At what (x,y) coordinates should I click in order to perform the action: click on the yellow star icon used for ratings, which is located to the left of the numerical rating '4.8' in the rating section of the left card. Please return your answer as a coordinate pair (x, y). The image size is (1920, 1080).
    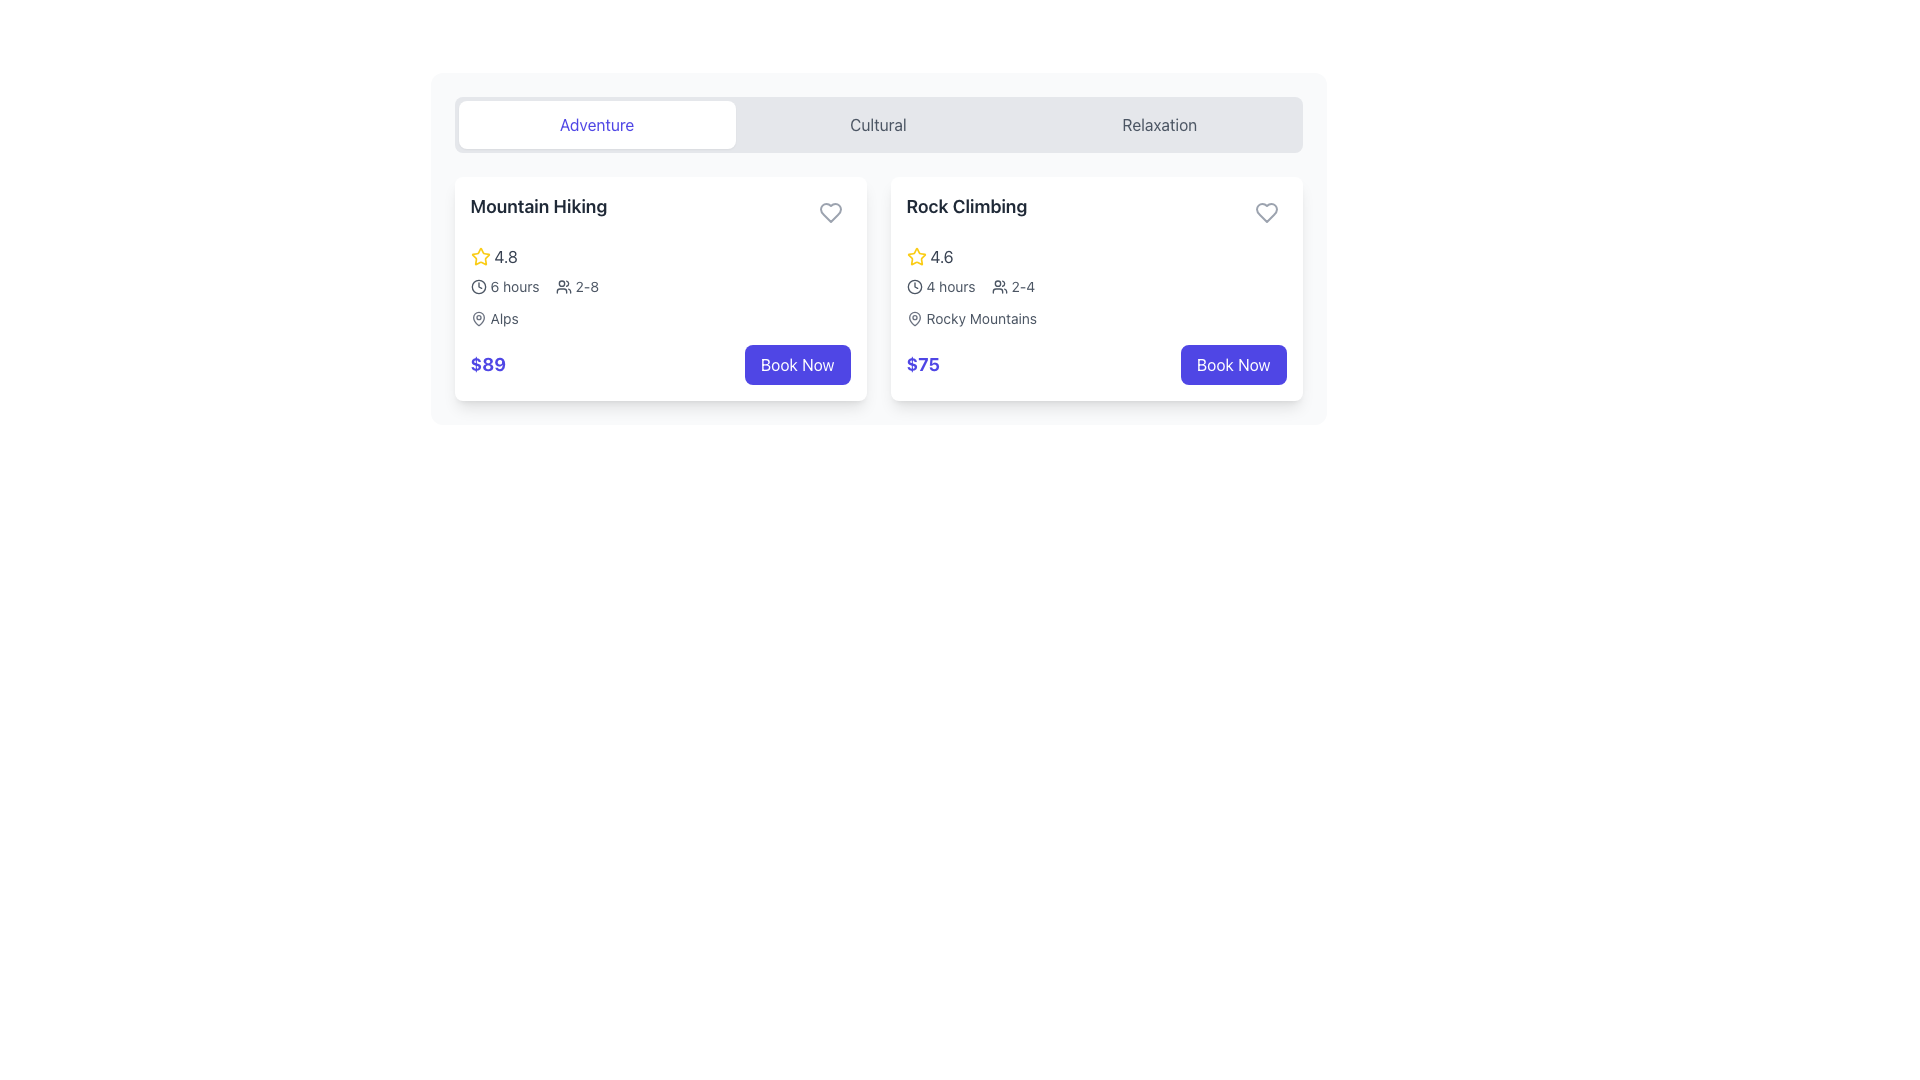
    Looking at the image, I should click on (480, 256).